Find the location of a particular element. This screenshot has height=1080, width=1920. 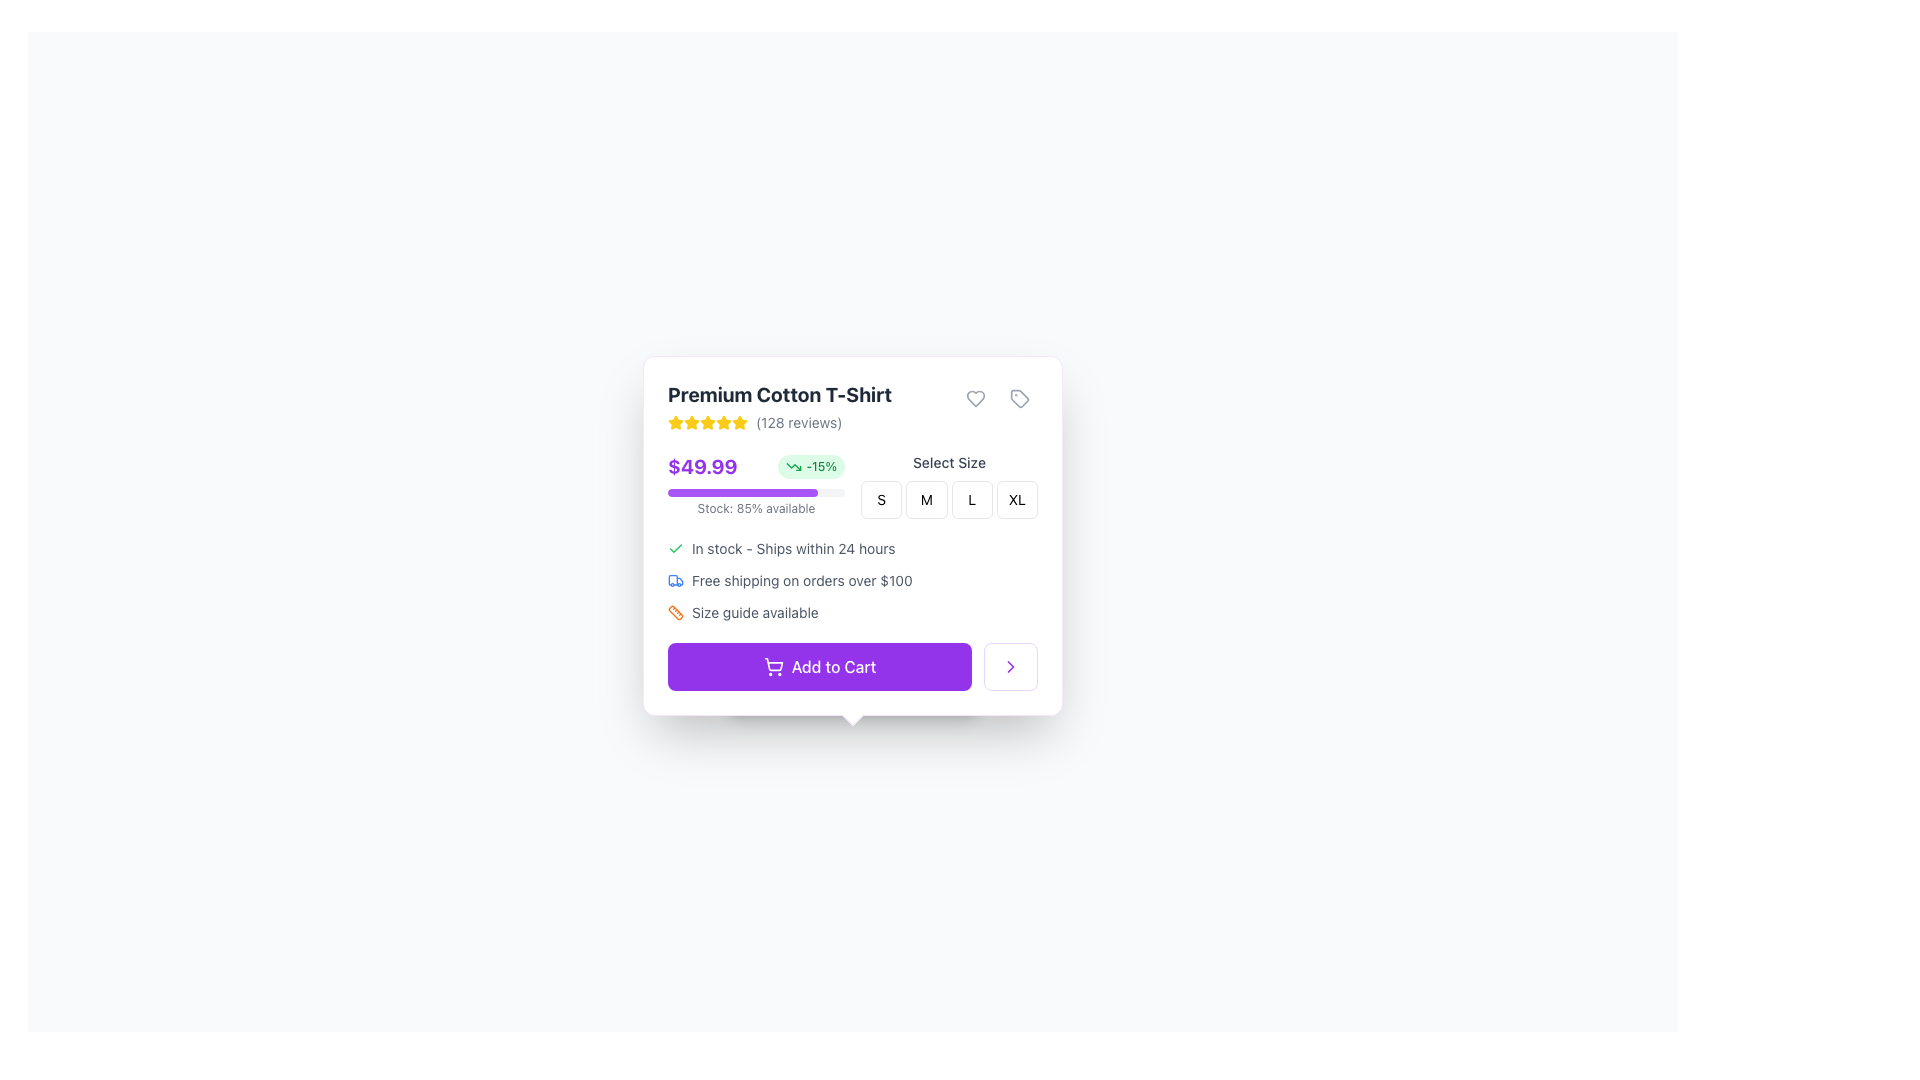

the static text label displaying '(128 reviews)' located in the product detail section to the right of the star icons is located at coordinates (798, 422).